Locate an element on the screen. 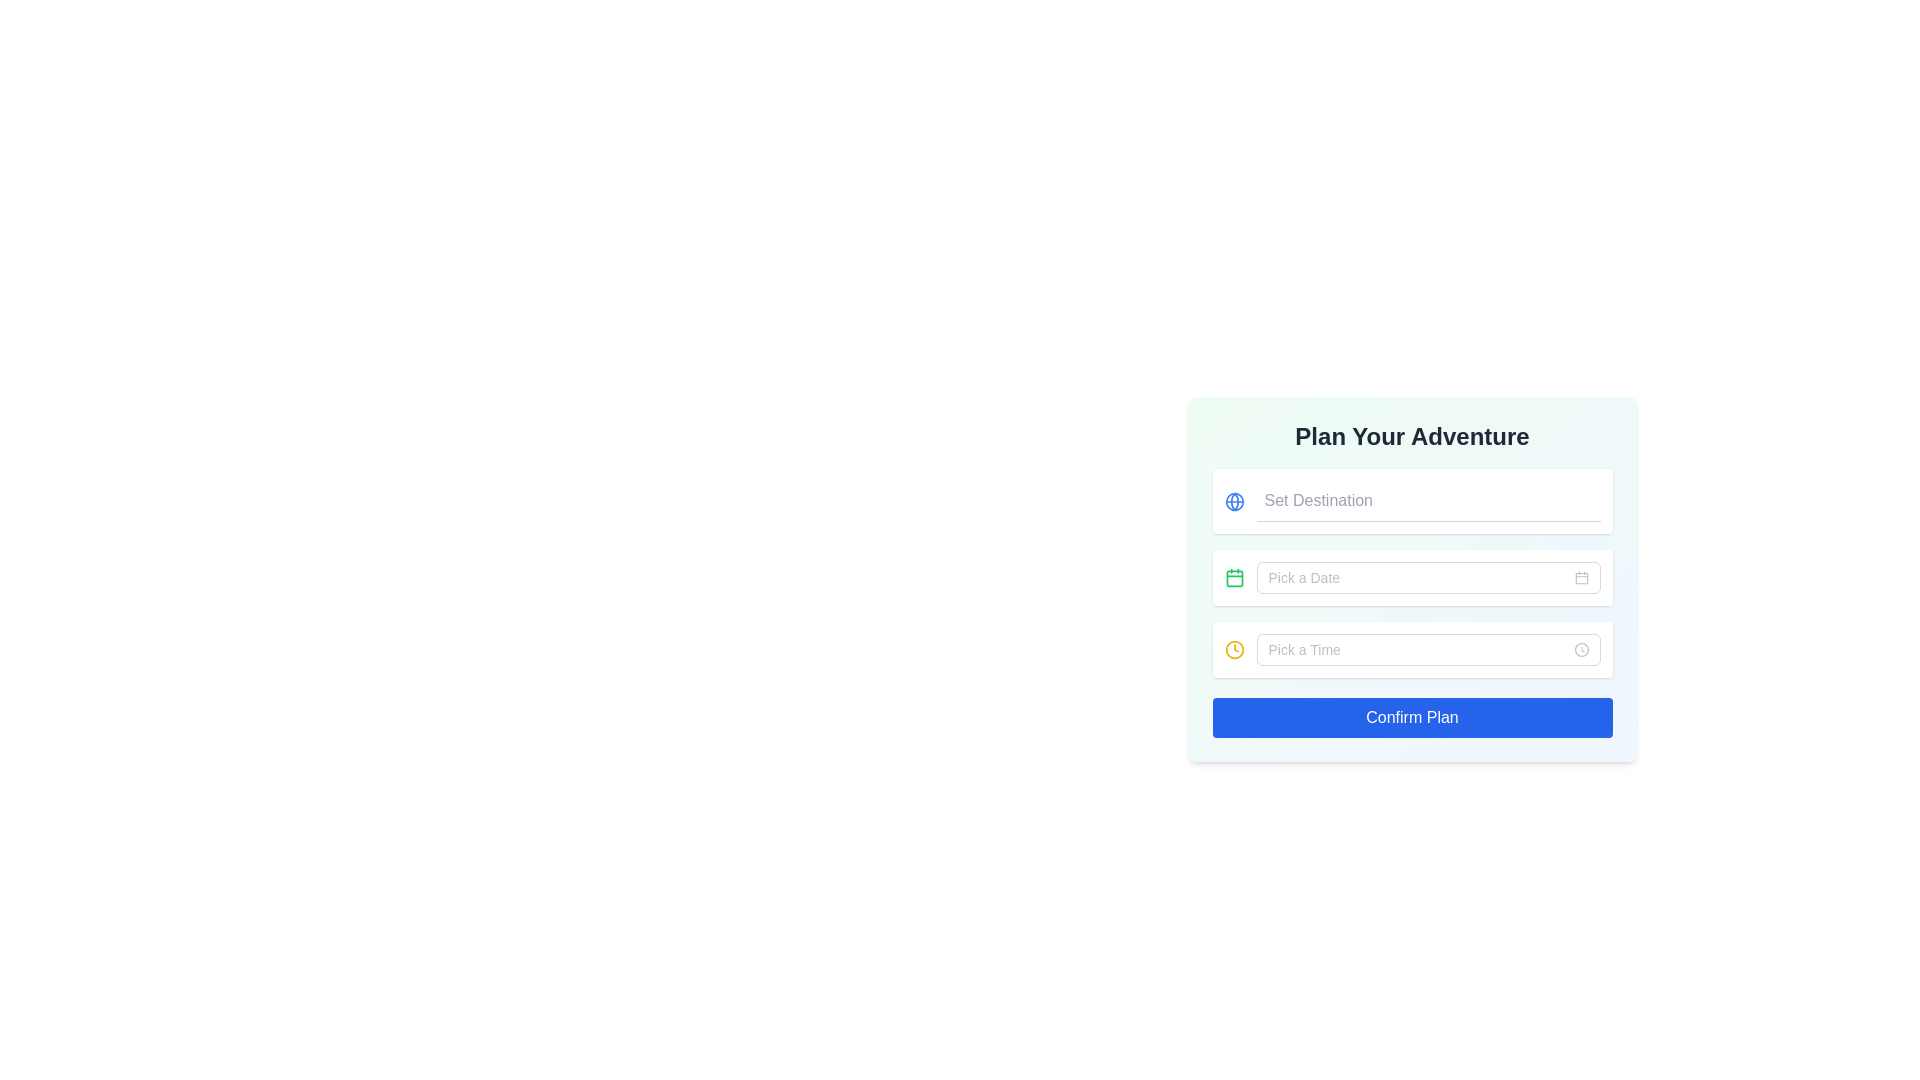  the date picker icon located on the left side of the 'Pick a Date' input field within the 'Plan Your Adventure' panel is located at coordinates (1233, 578).